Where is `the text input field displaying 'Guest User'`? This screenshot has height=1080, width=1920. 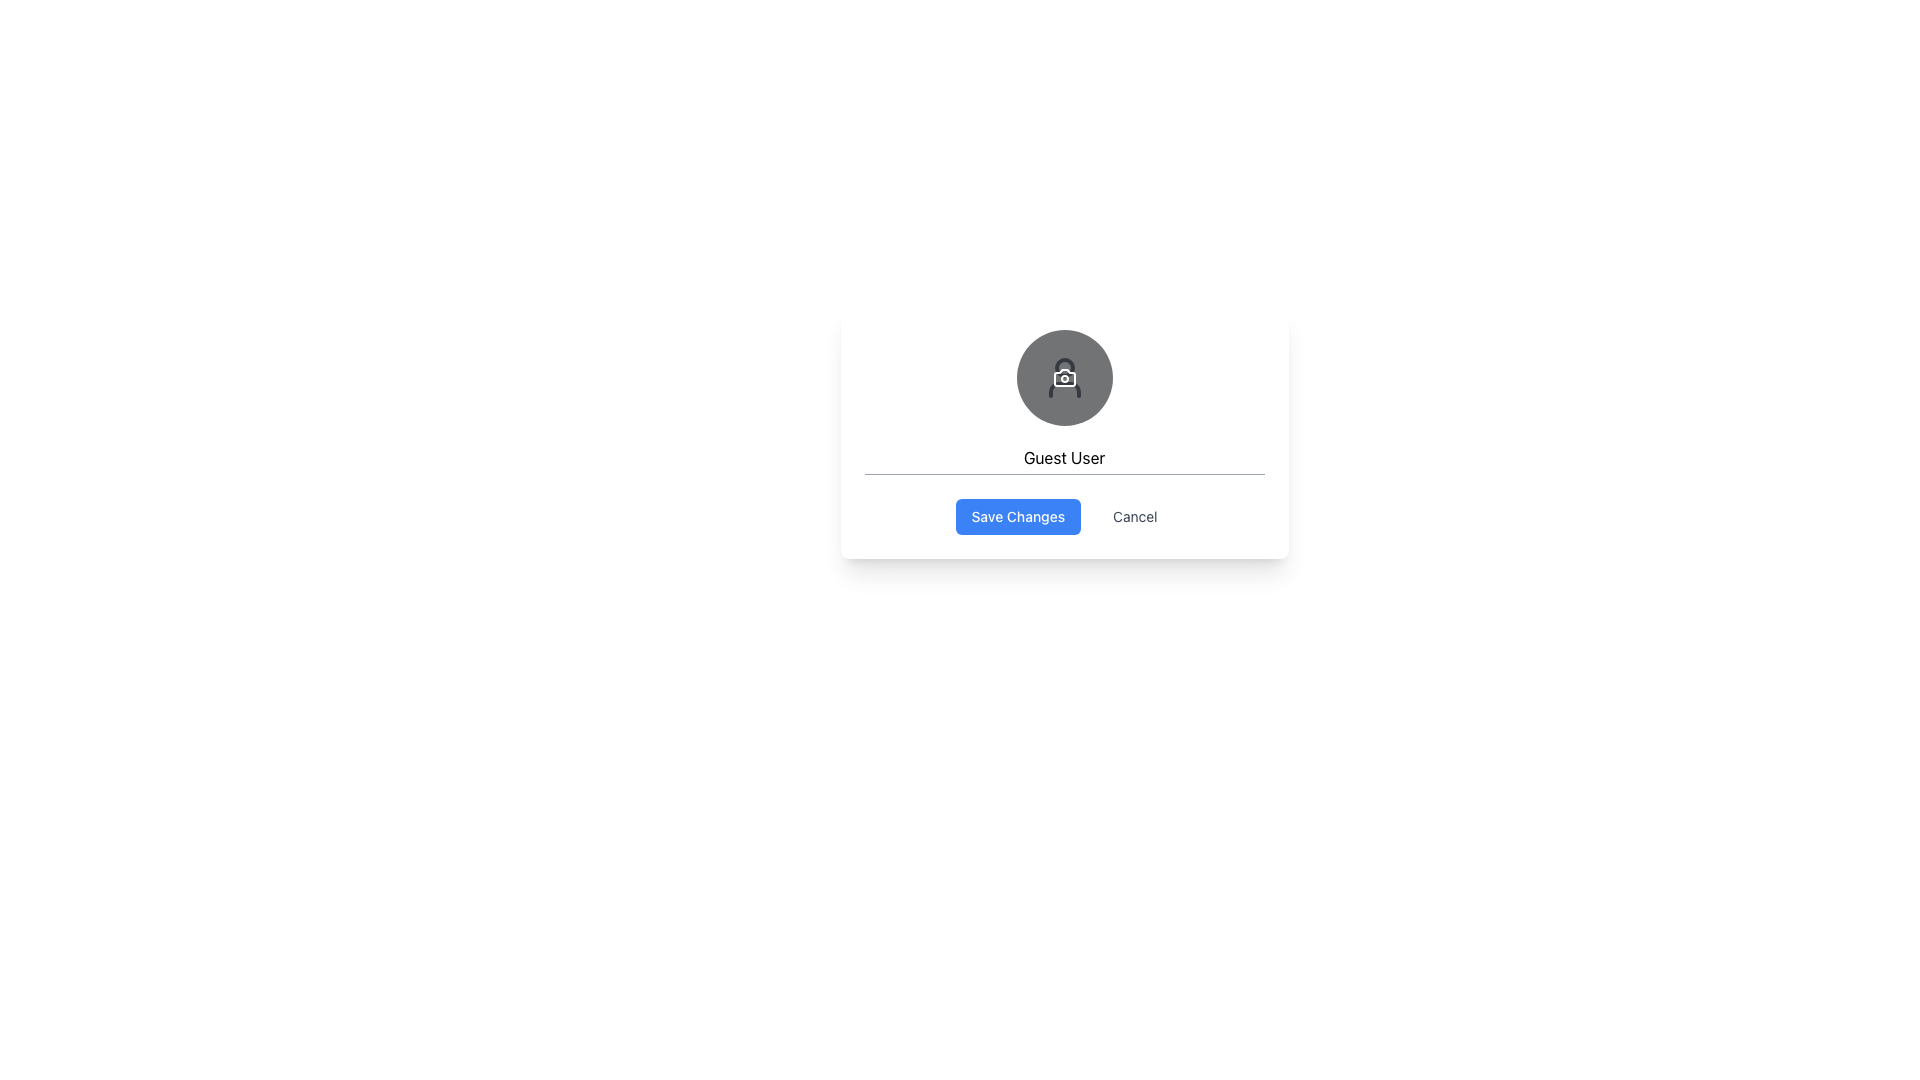
the text input field displaying 'Guest User' is located at coordinates (1063, 458).